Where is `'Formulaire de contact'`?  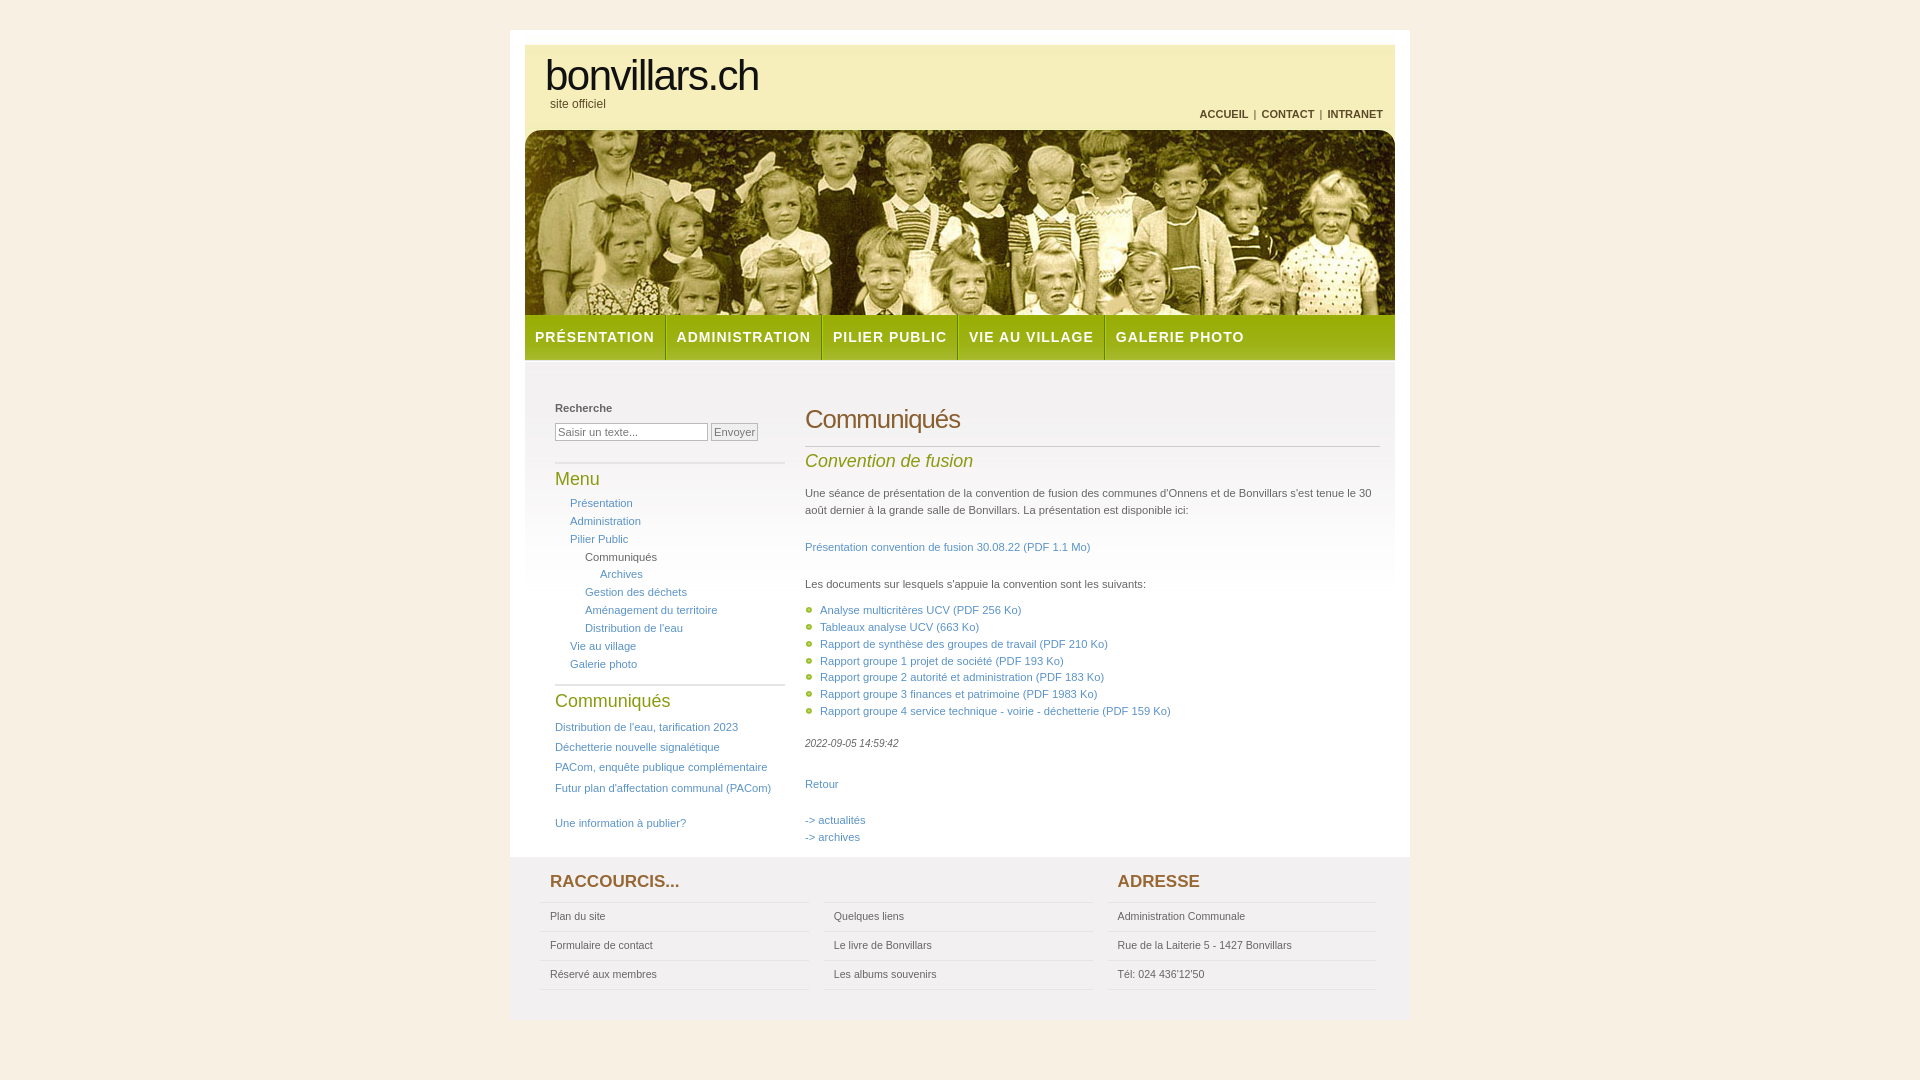
'Formulaire de contact' is located at coordinates (673, 945).